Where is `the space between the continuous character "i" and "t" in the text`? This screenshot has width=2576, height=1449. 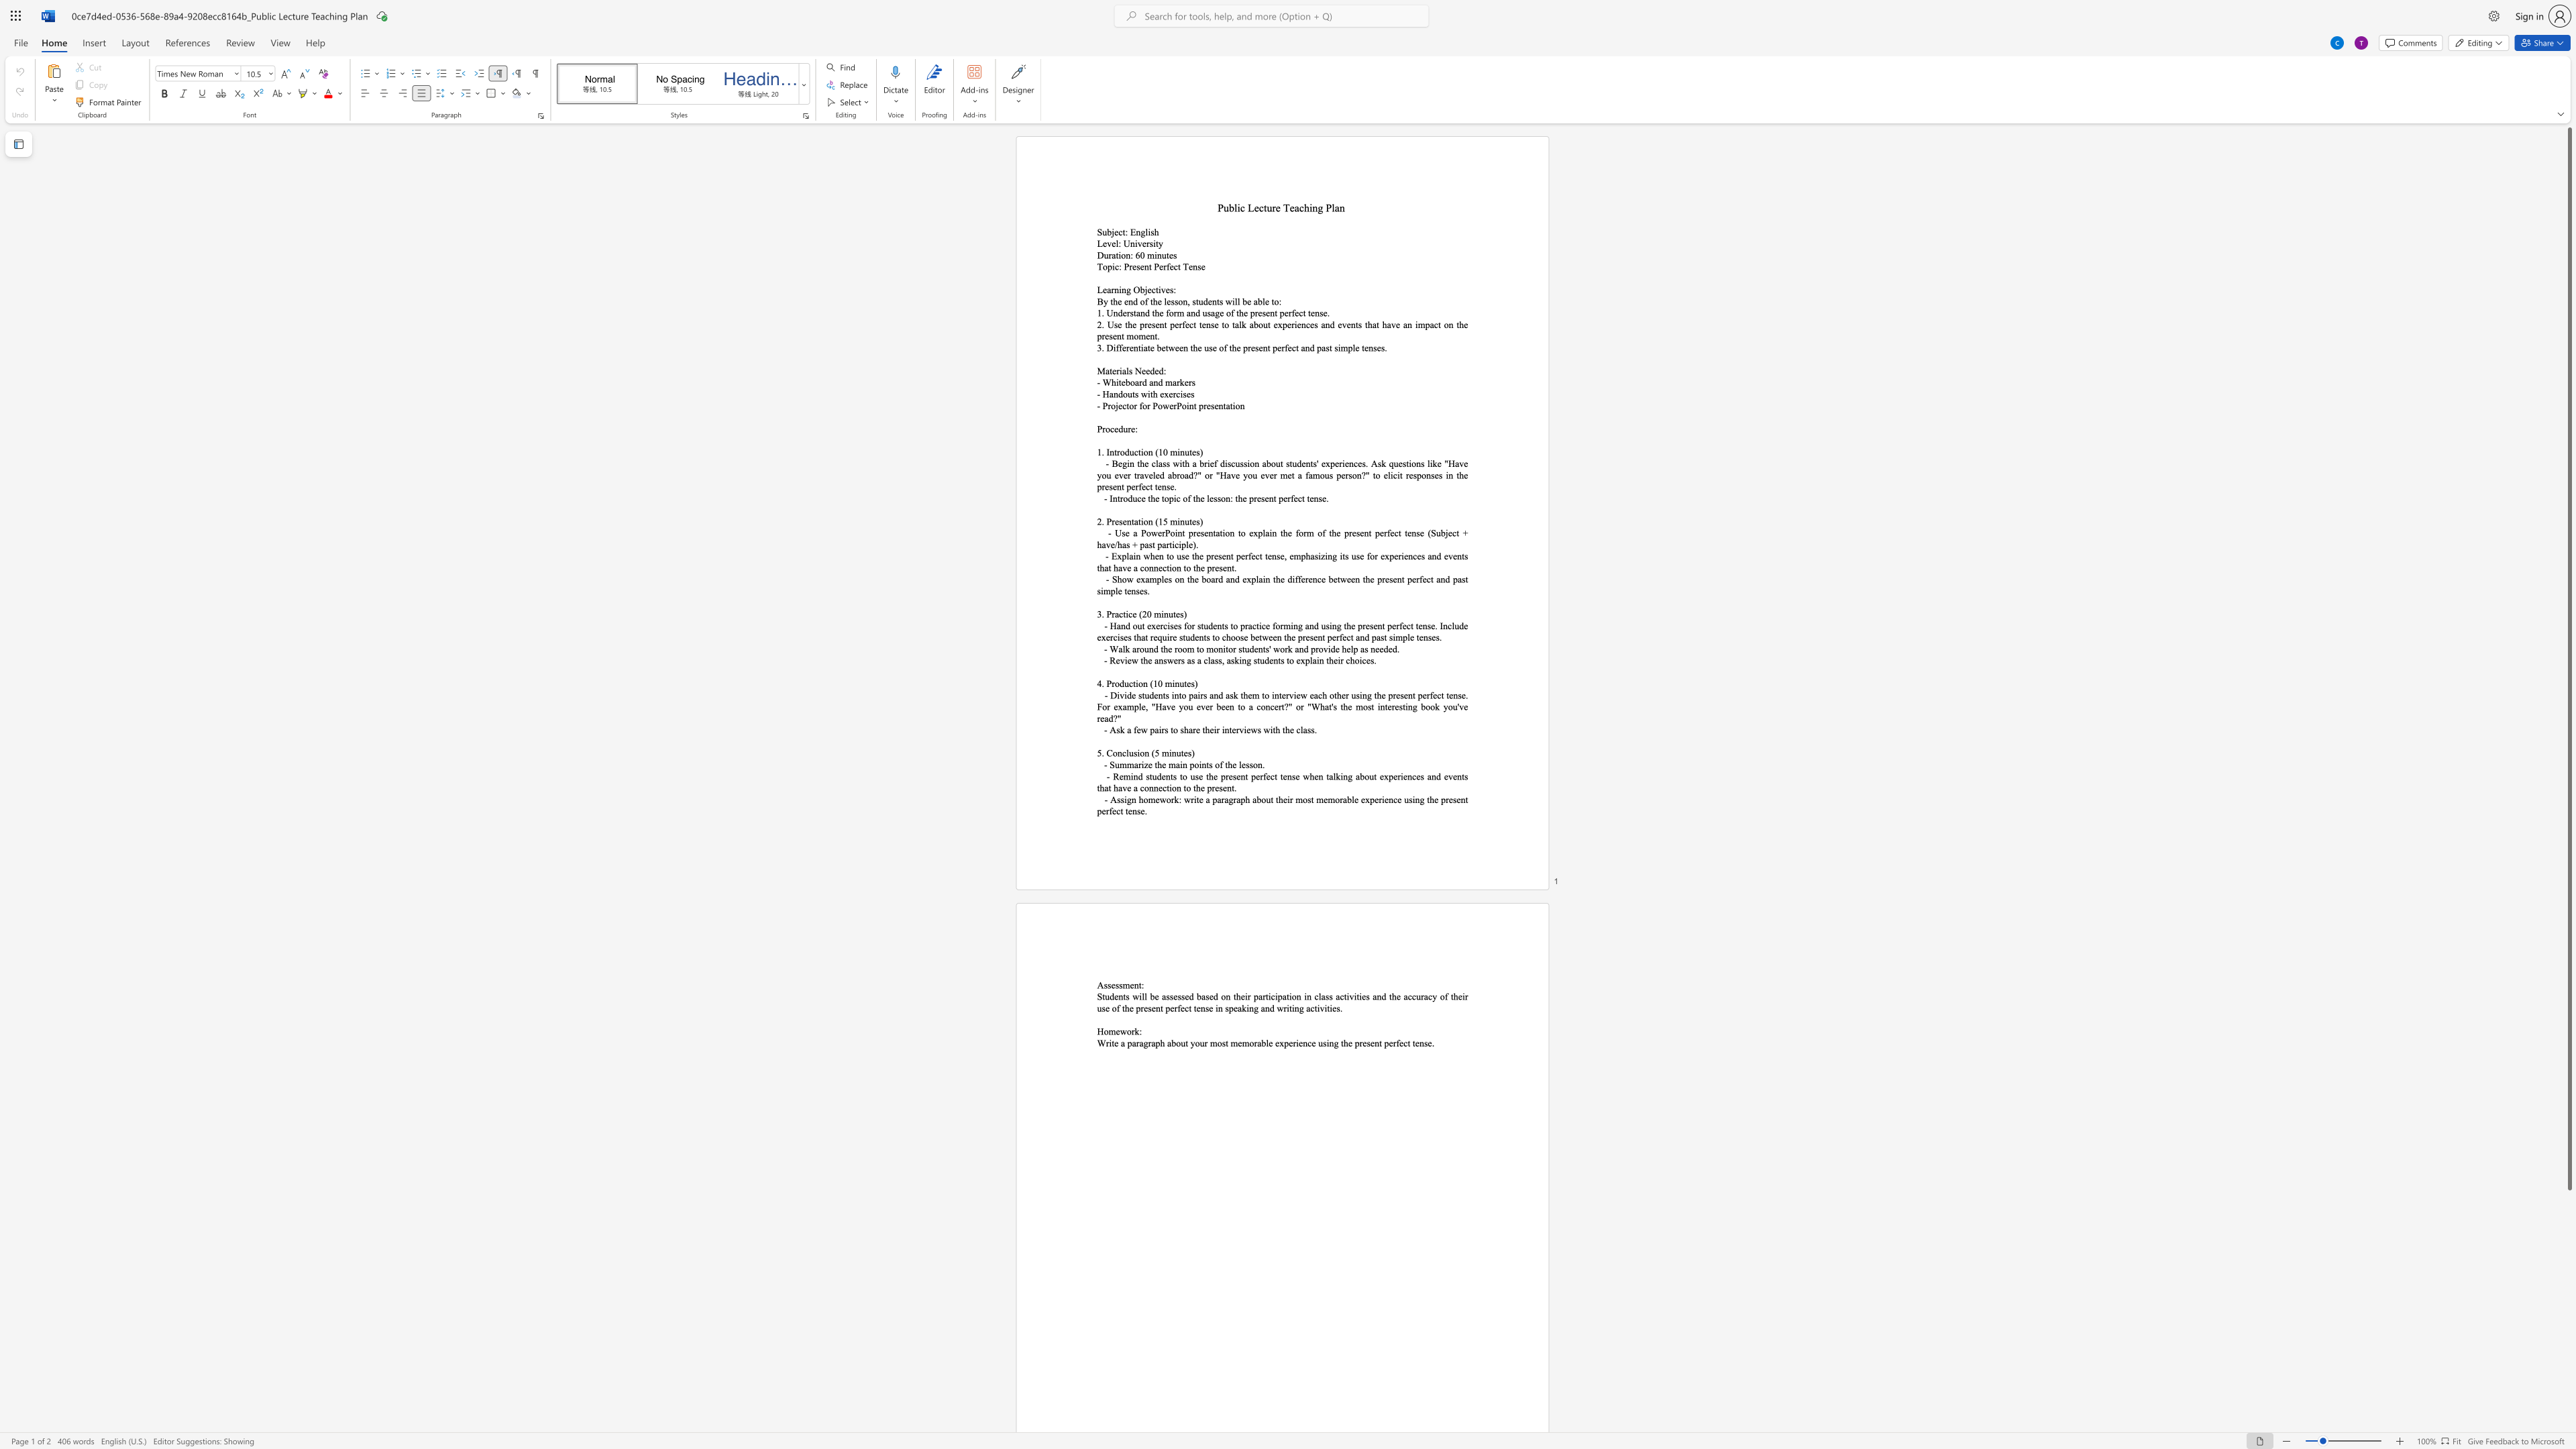
the space between the continuous character "i" and "t" in the text is located at coordinates (1118, 381).